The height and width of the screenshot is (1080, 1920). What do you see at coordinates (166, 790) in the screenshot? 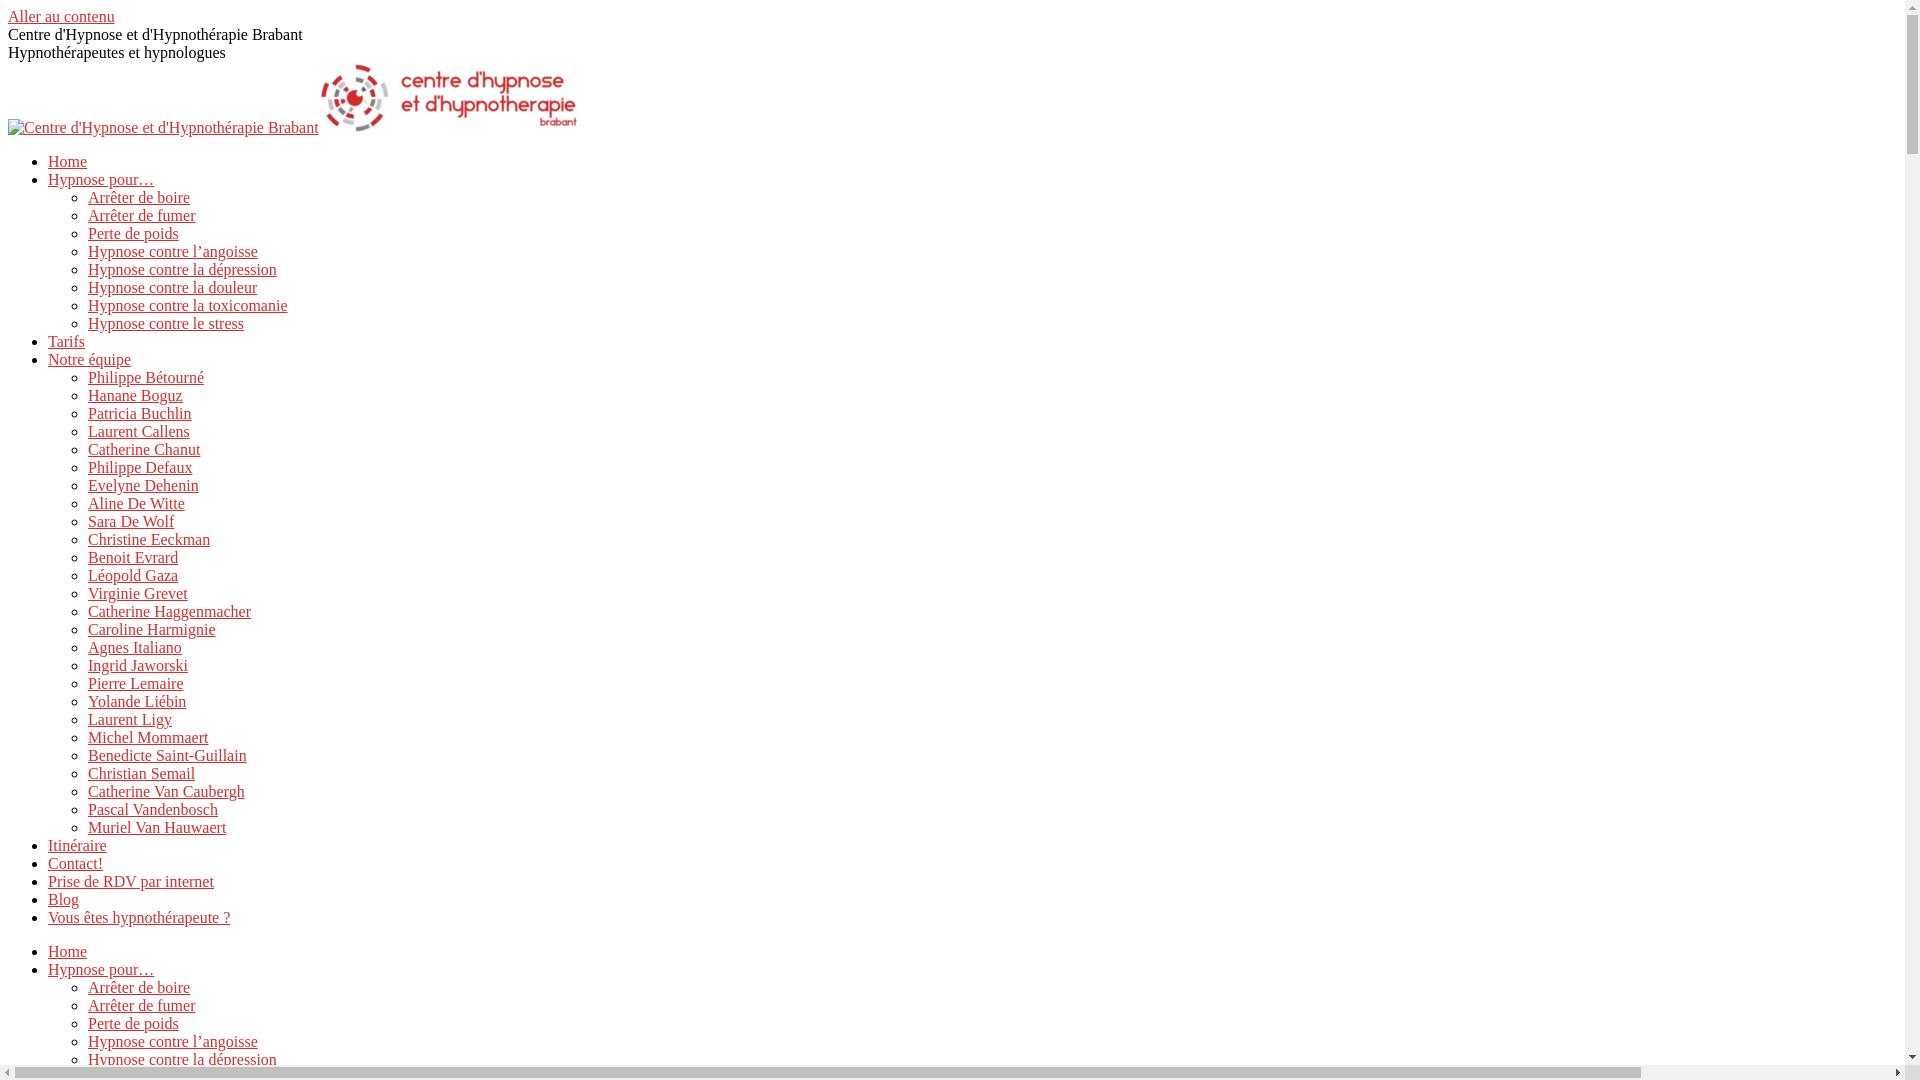
I see `'Catherine Van Caubergh'` at bounding box center [166, 790].